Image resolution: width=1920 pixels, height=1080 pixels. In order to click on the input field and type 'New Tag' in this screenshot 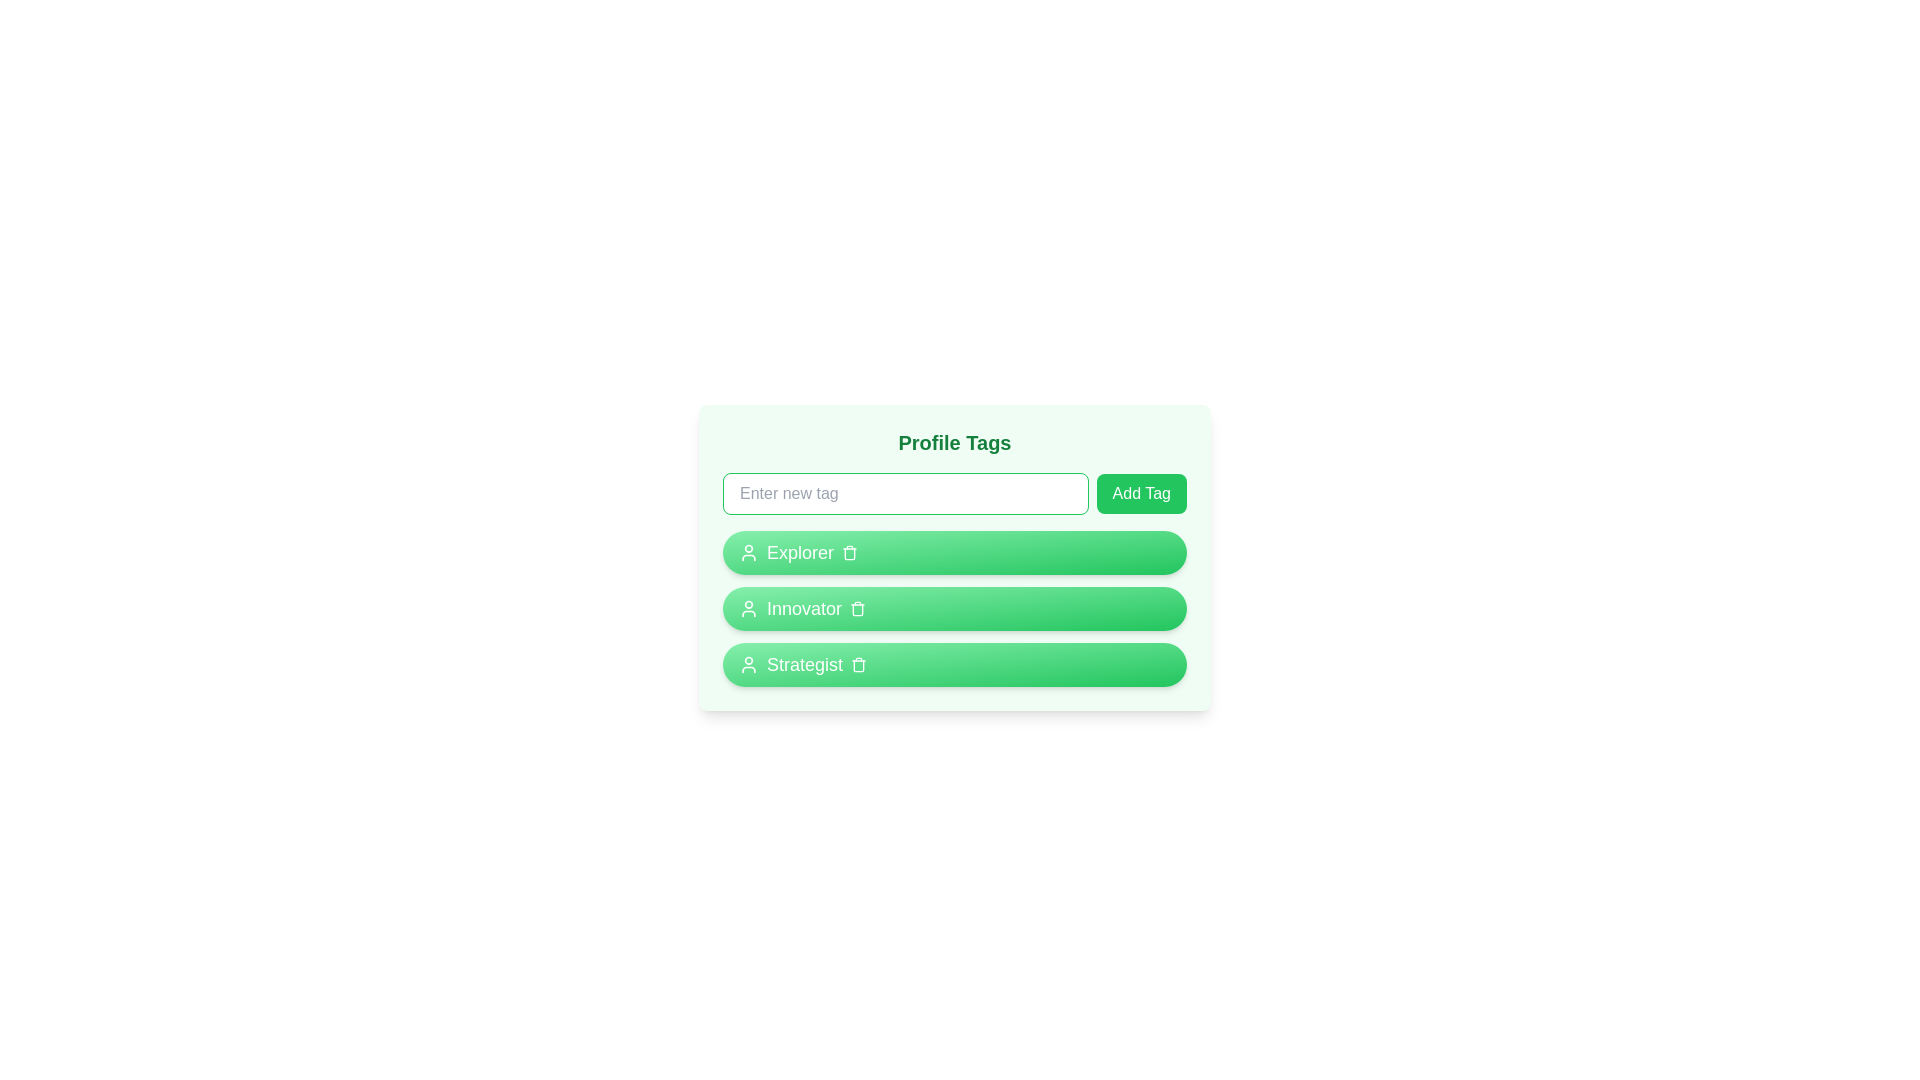, I will do `click(904, 493)`.